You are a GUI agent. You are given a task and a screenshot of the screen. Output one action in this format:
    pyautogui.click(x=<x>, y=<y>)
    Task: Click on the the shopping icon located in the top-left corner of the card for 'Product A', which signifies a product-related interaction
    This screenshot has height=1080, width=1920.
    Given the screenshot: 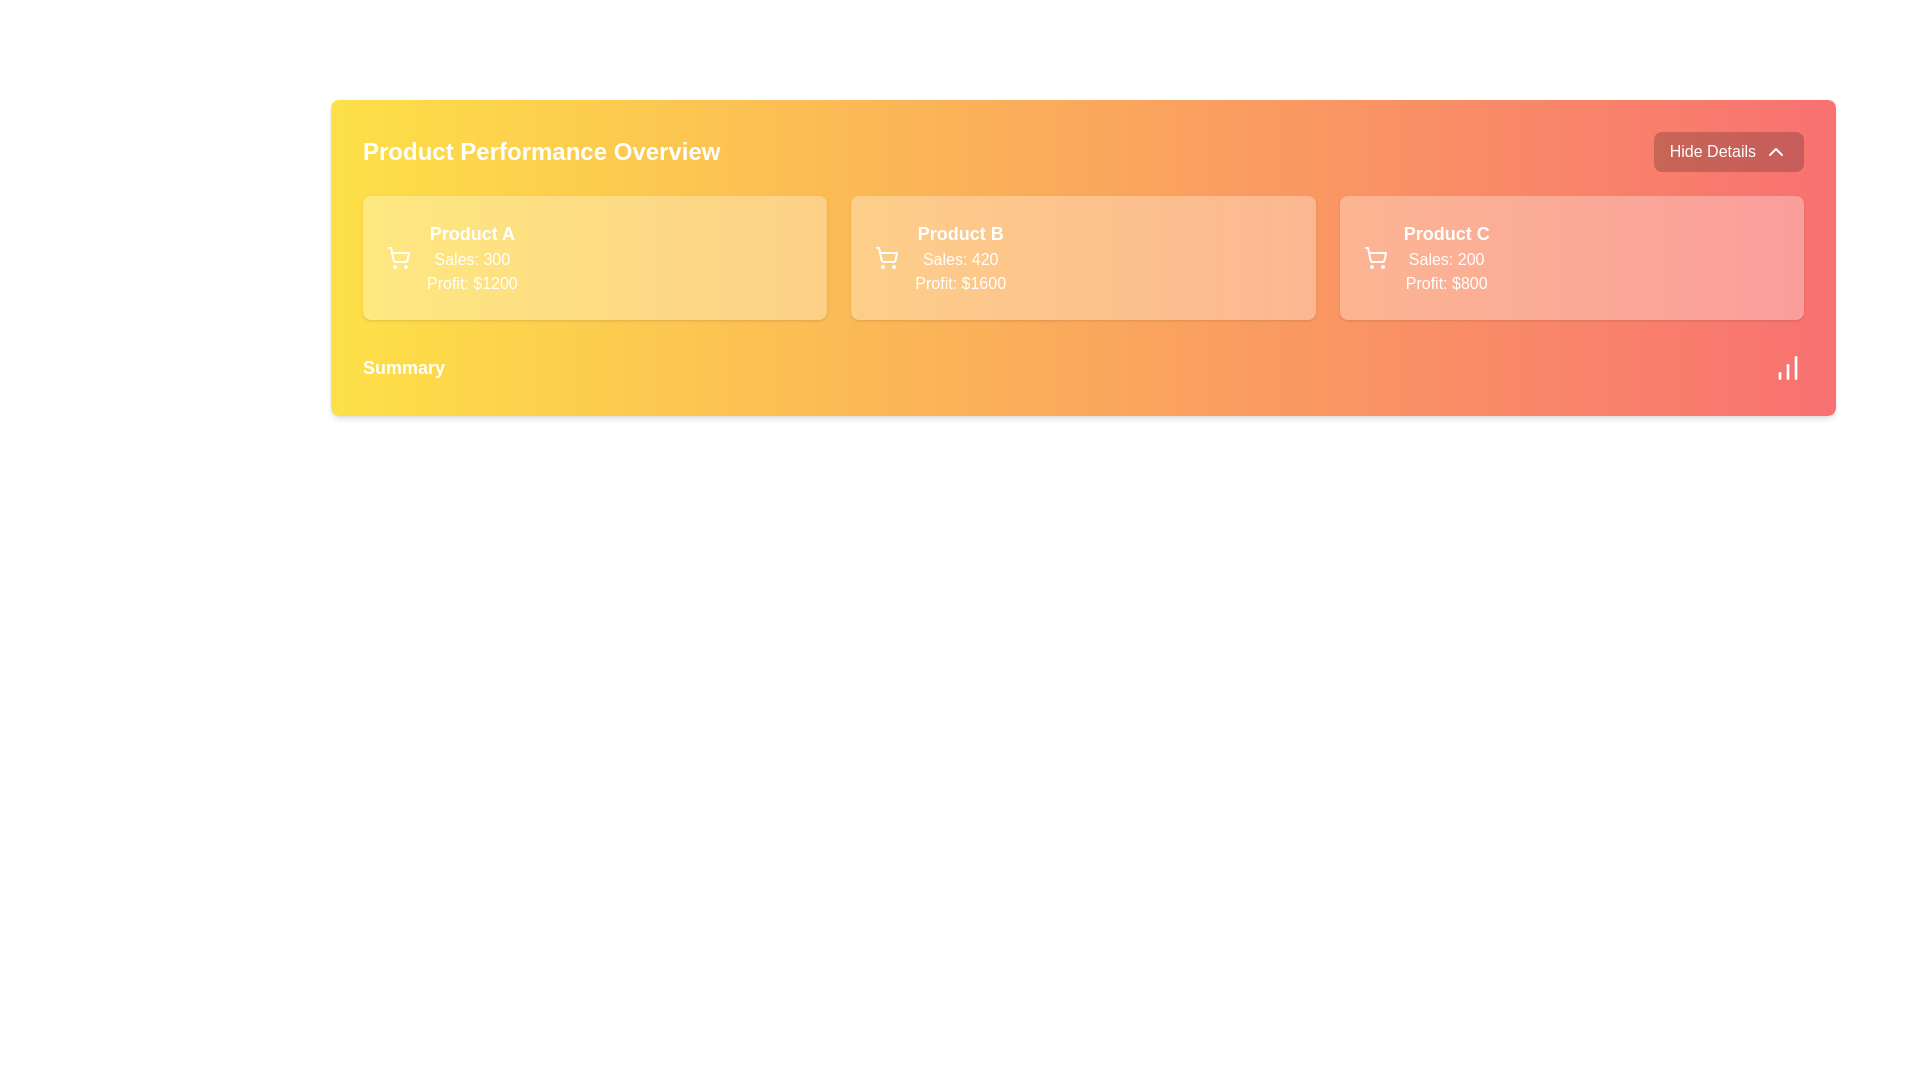 What is the action you would take?
    pyautogui.click(x=398, y=257)
    